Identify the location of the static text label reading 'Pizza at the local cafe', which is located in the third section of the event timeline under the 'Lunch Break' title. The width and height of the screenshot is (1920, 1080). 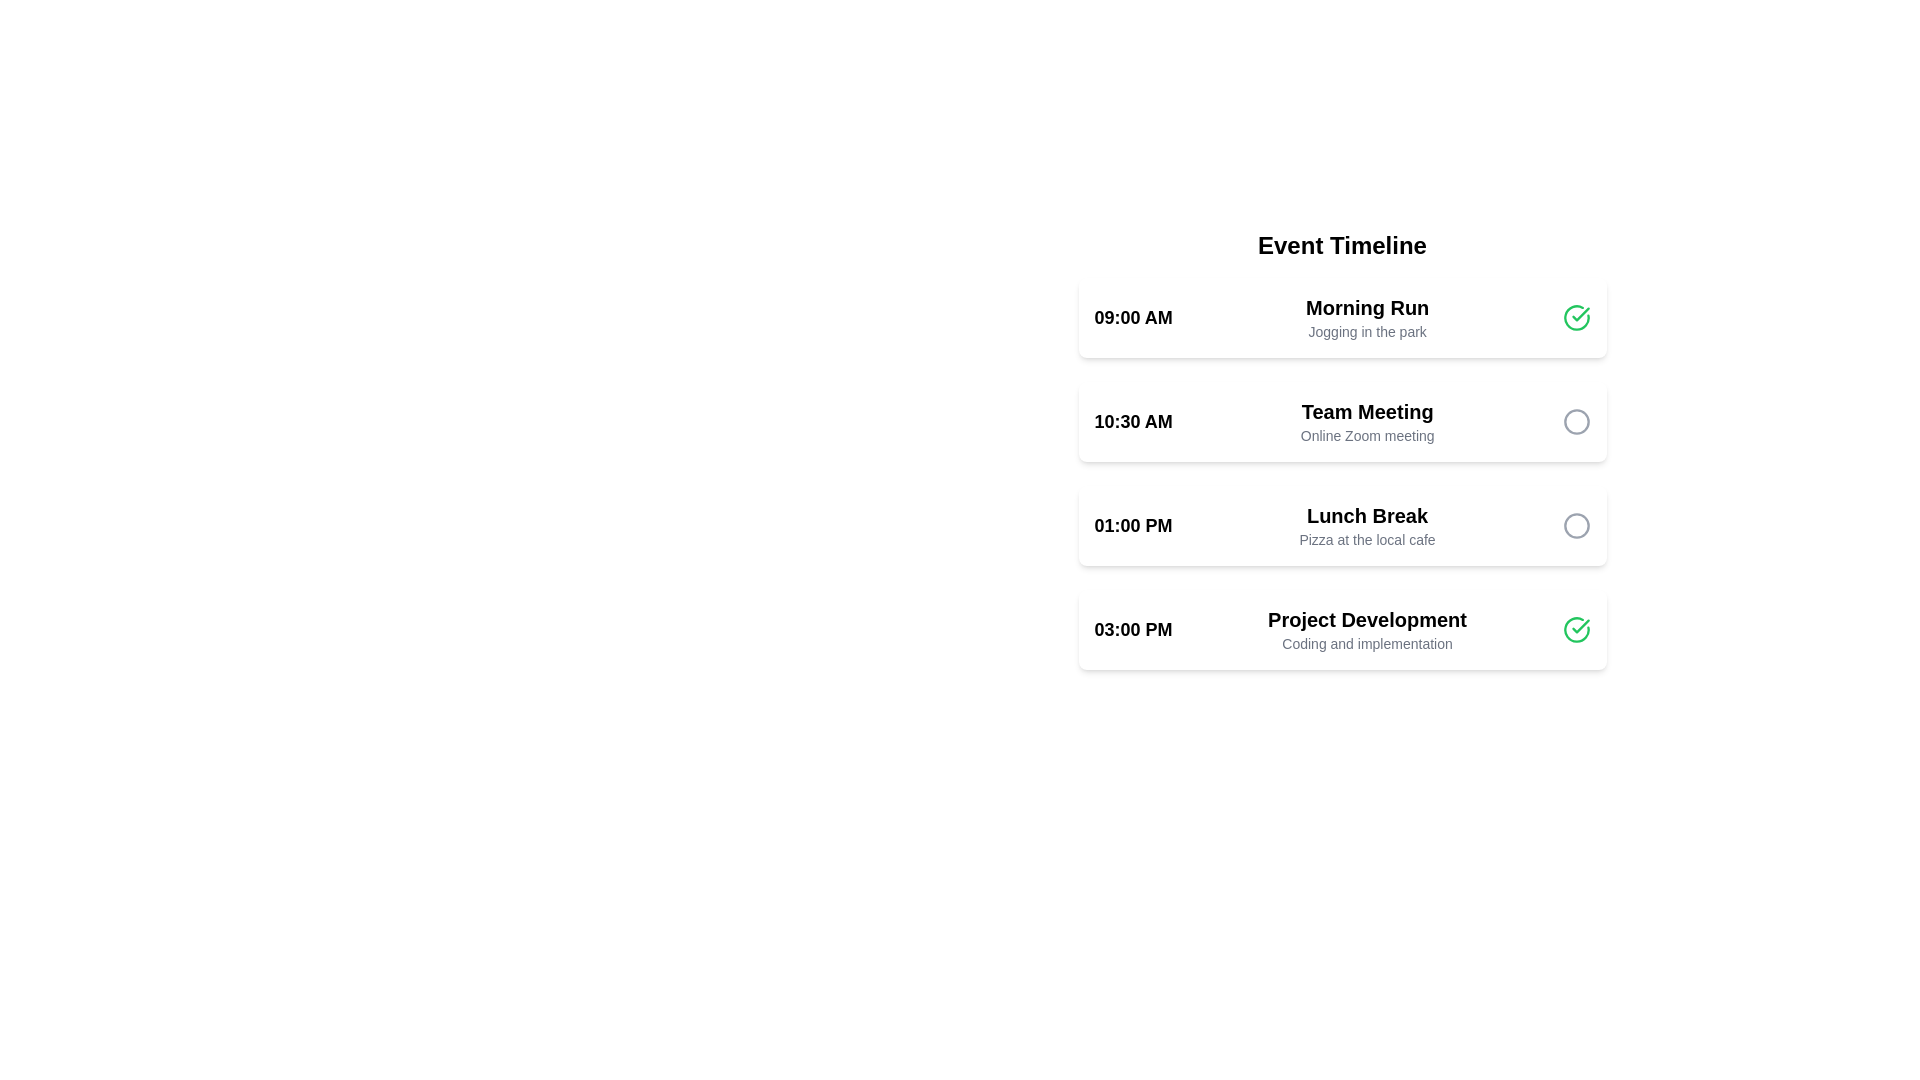
(1366, 540).